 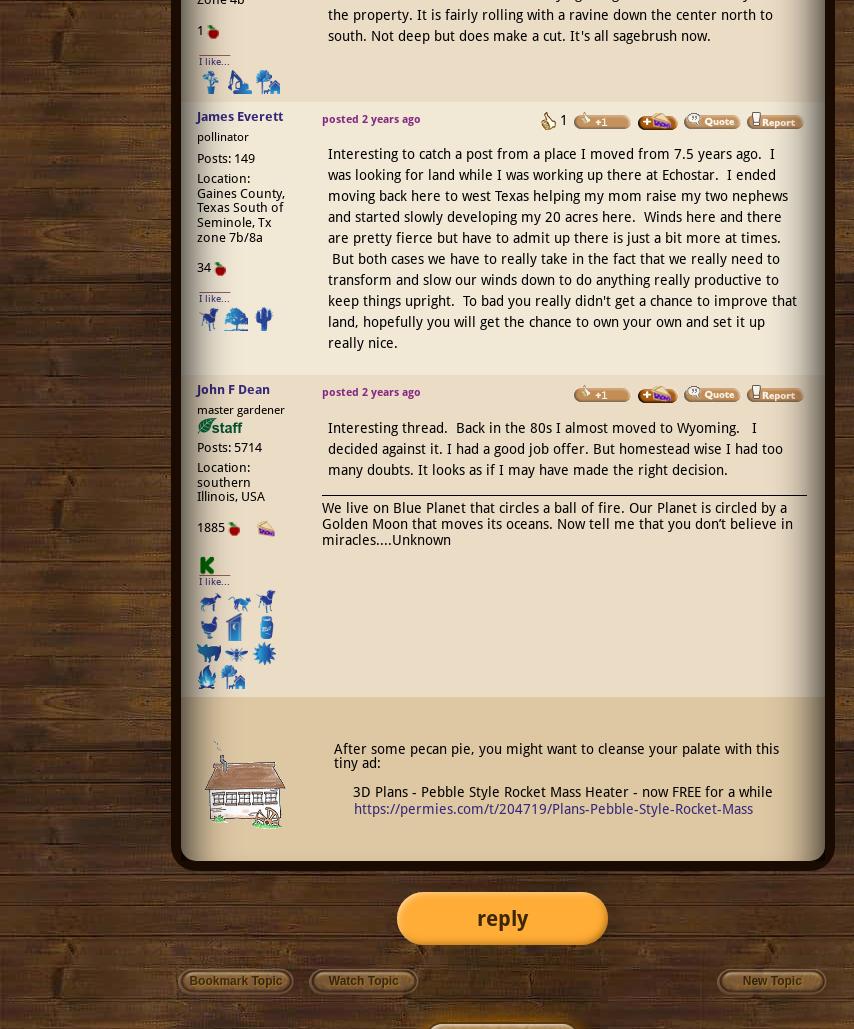 I want to click on '3D Plans - Pebble Style Rocket Mass Heater - now FREE for a while', so click(x=562, y=790).